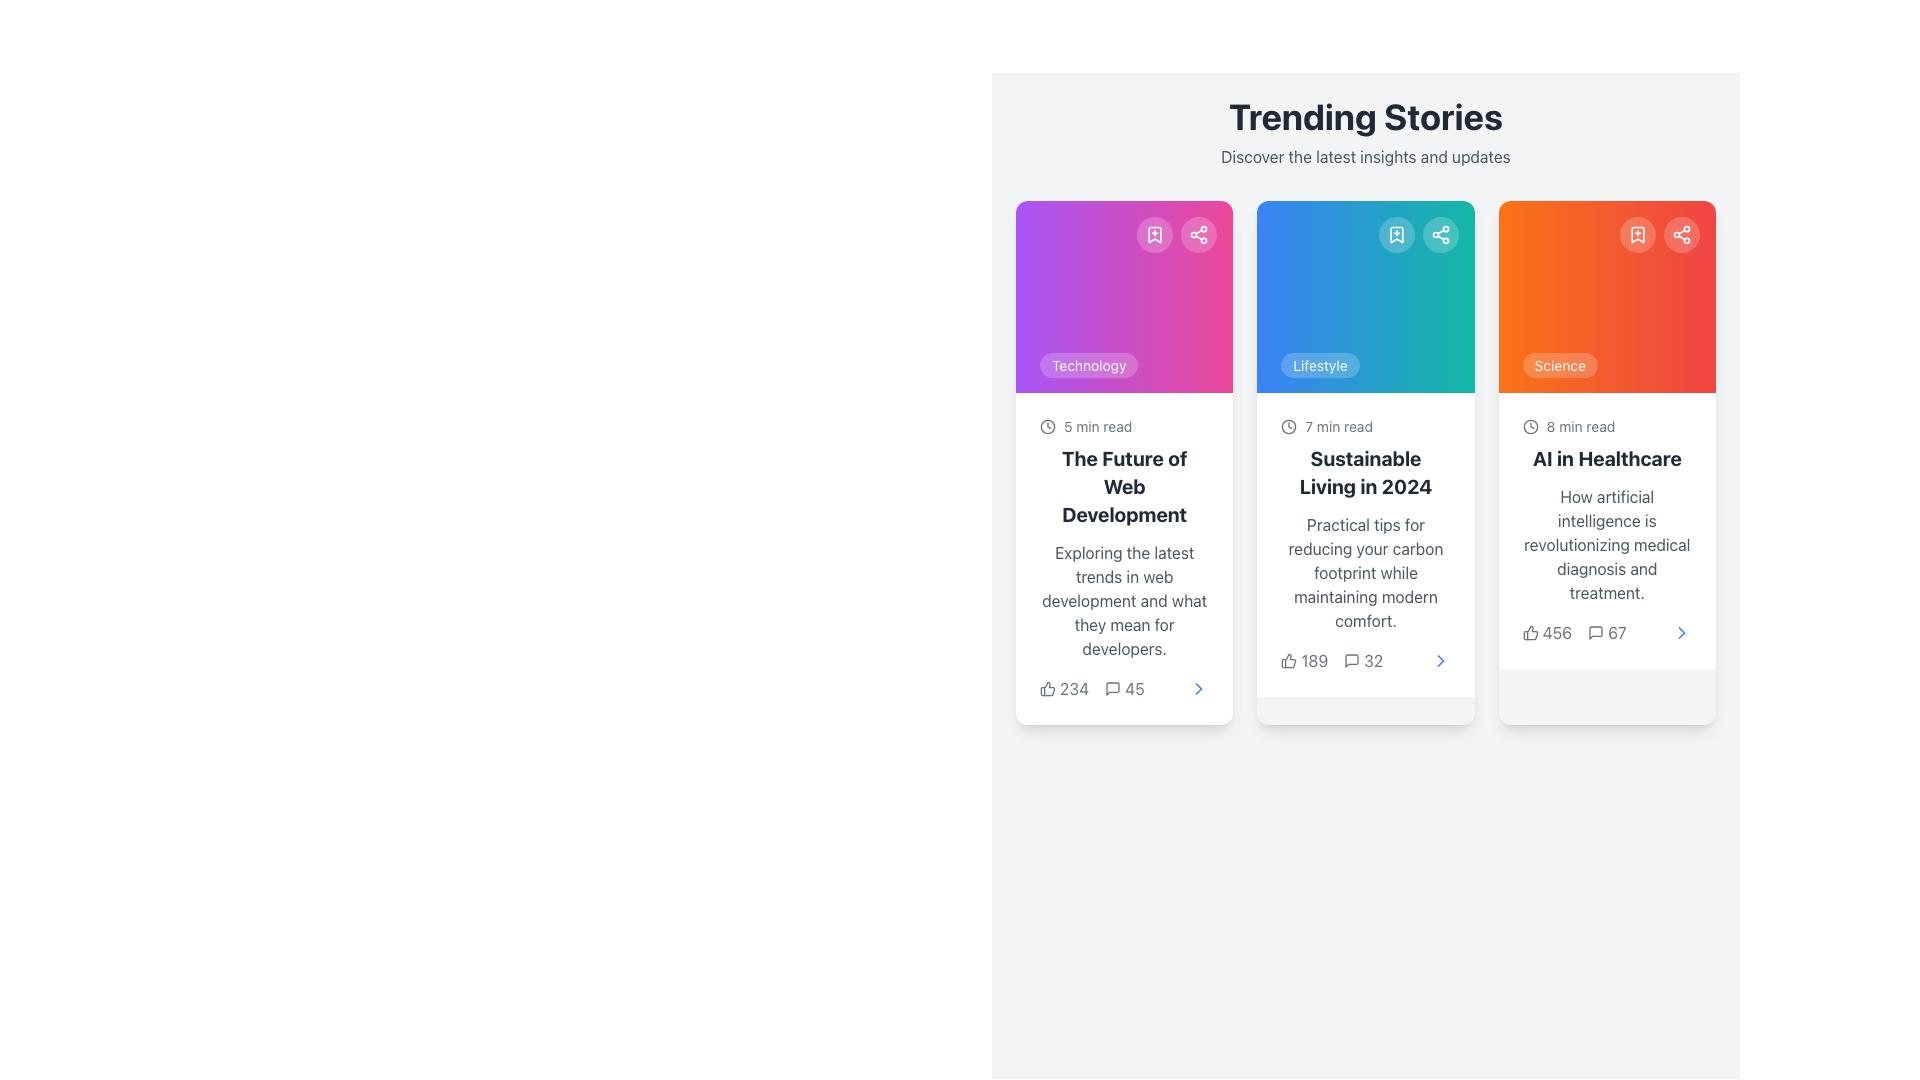  I want to click on the first button from the left in the top-right corner of the first card in the grid to bookmark the content, so click(1155, 234).